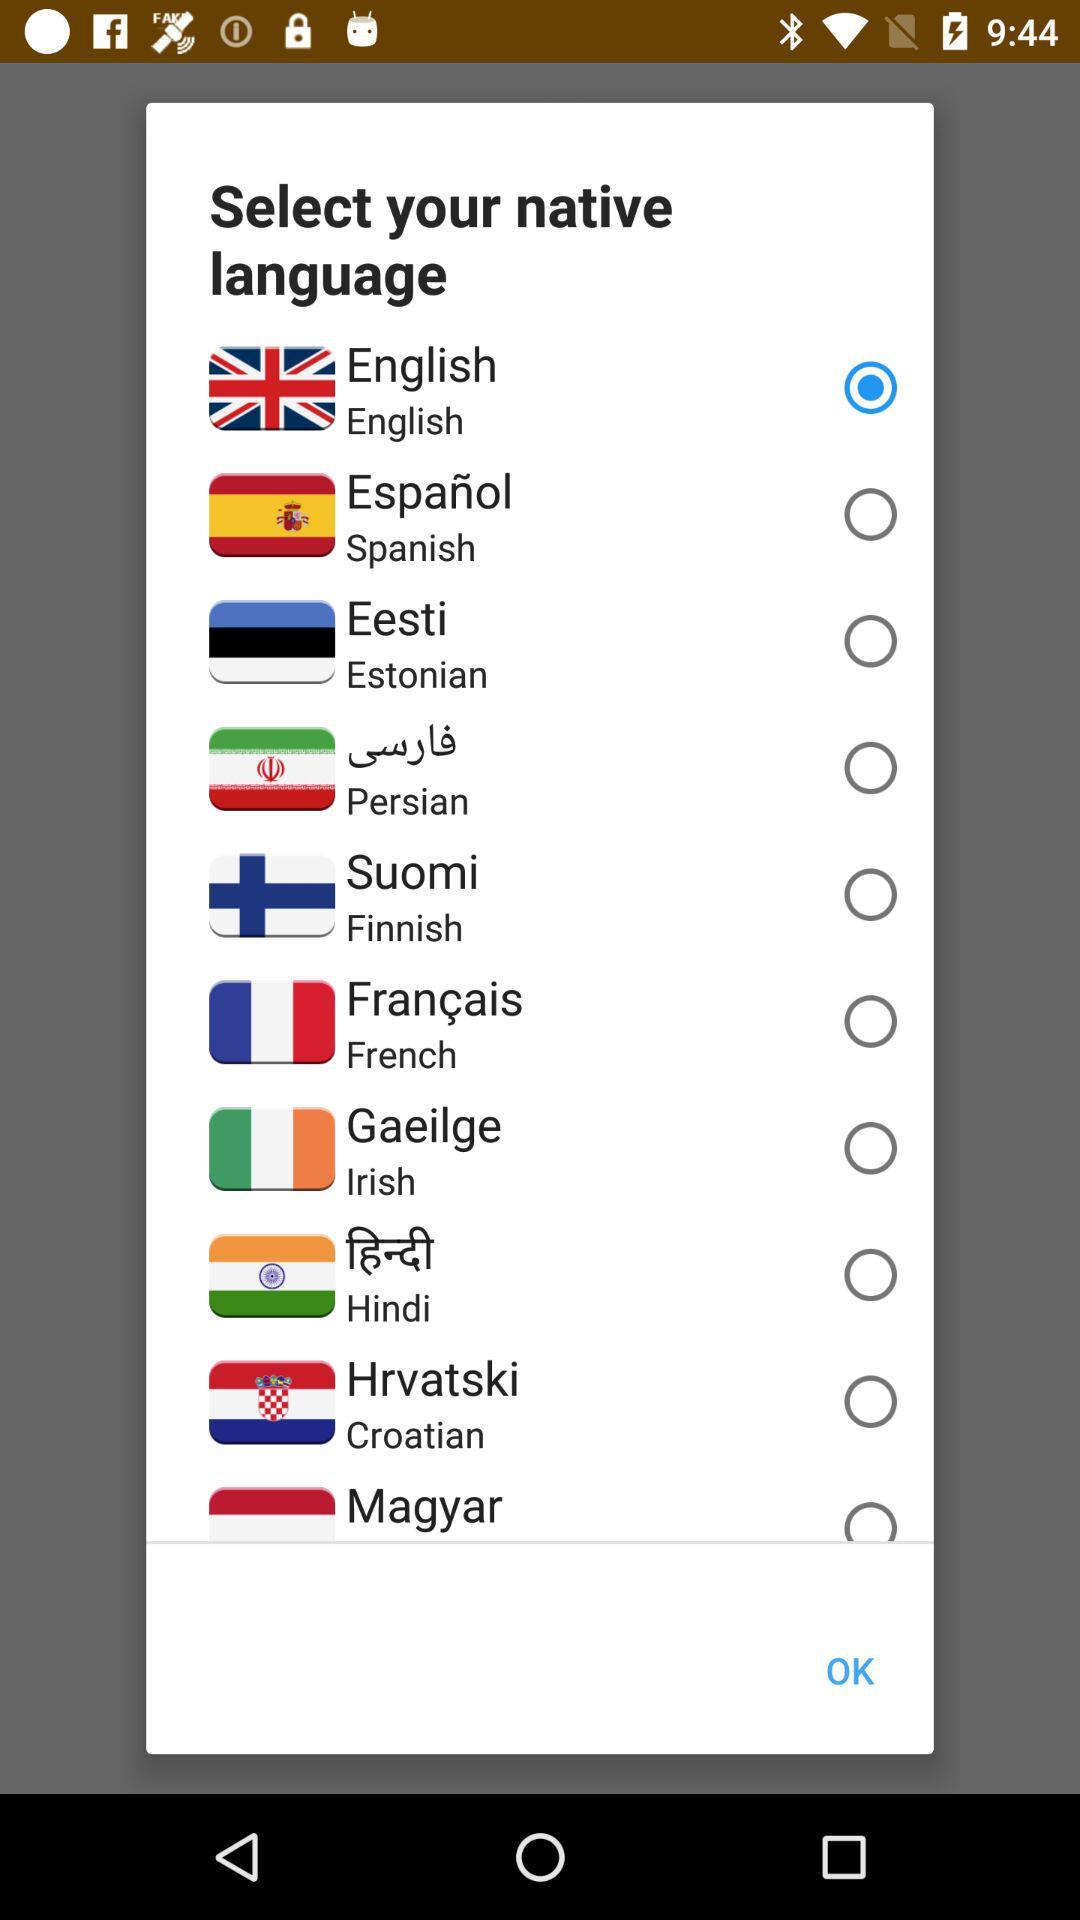 This screenshot has height=1920, width=1080. Describe the element at coordinates (381, 1180) in the screenshot. I see `icon below gaeilge item` at that location.